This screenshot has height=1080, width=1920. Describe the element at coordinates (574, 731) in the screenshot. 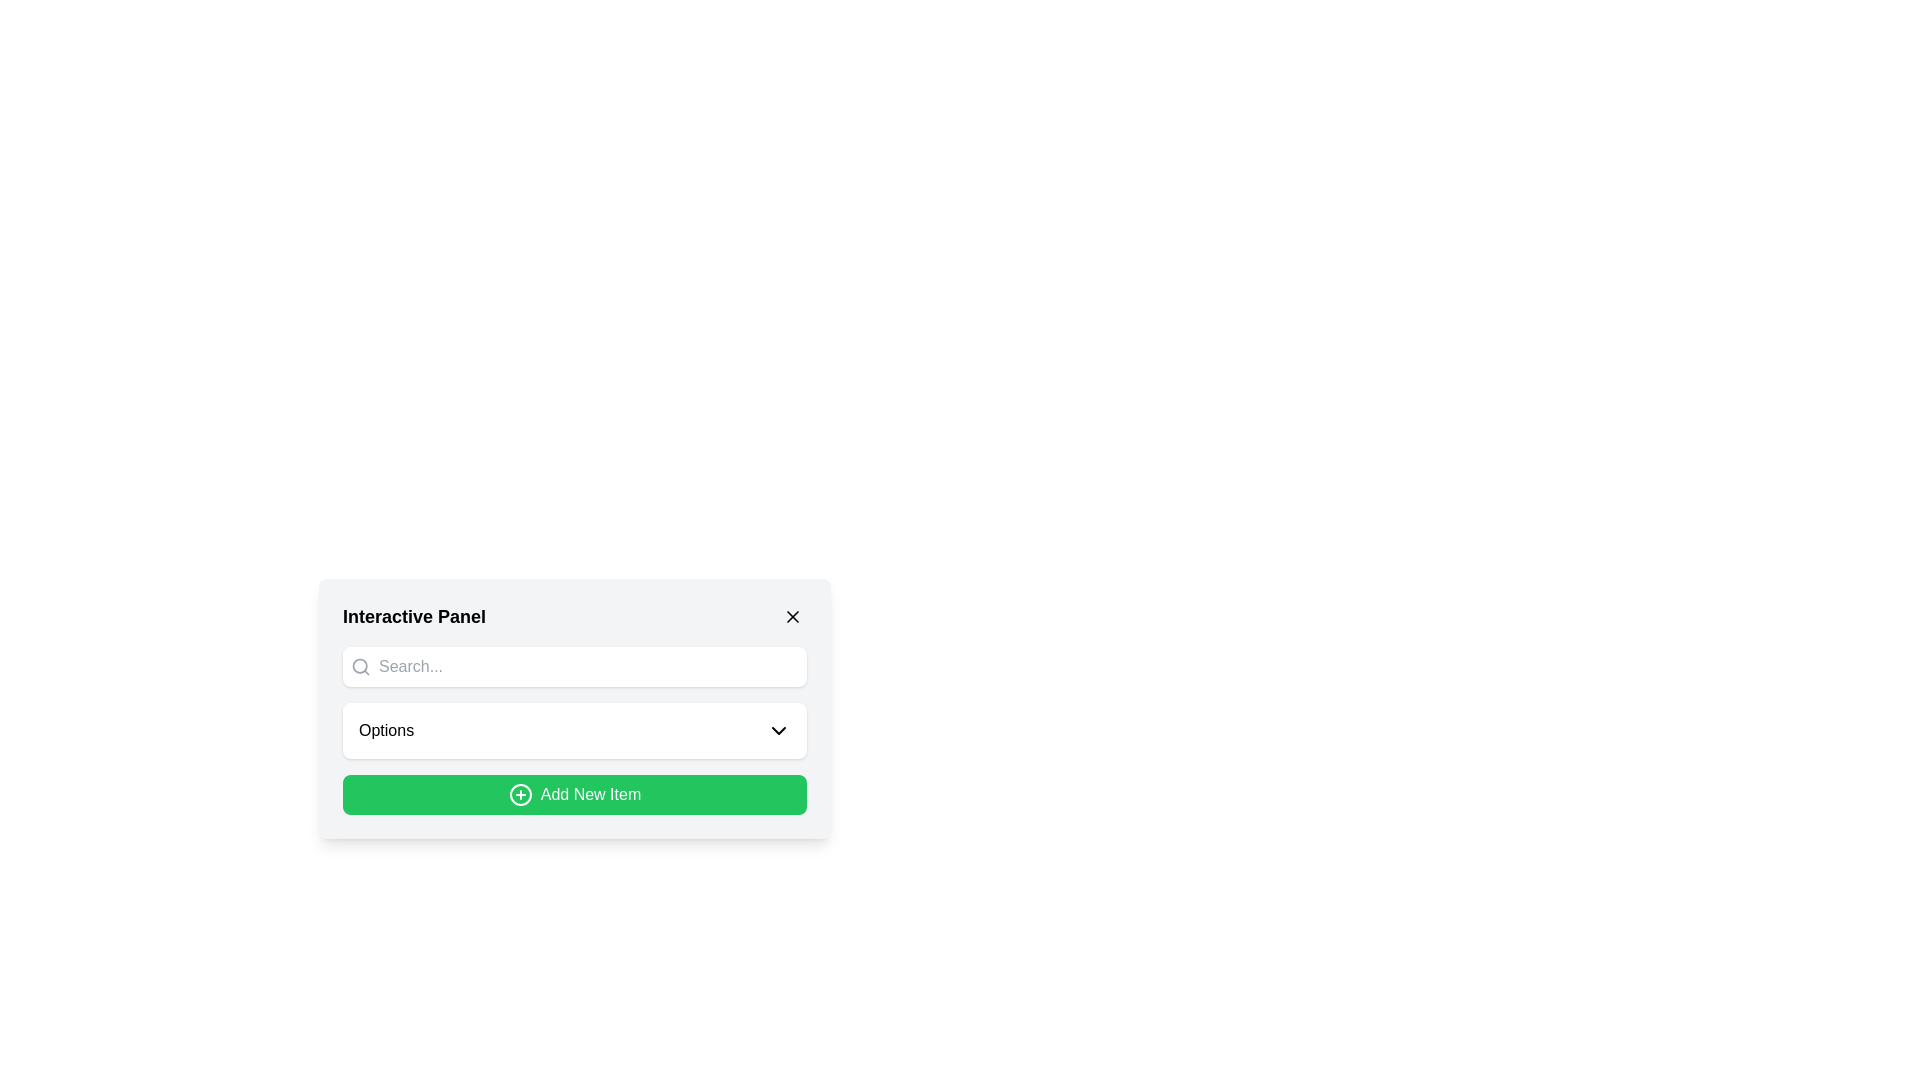

I see `the dropdown menu trigger labeled 'Options'` at that location.